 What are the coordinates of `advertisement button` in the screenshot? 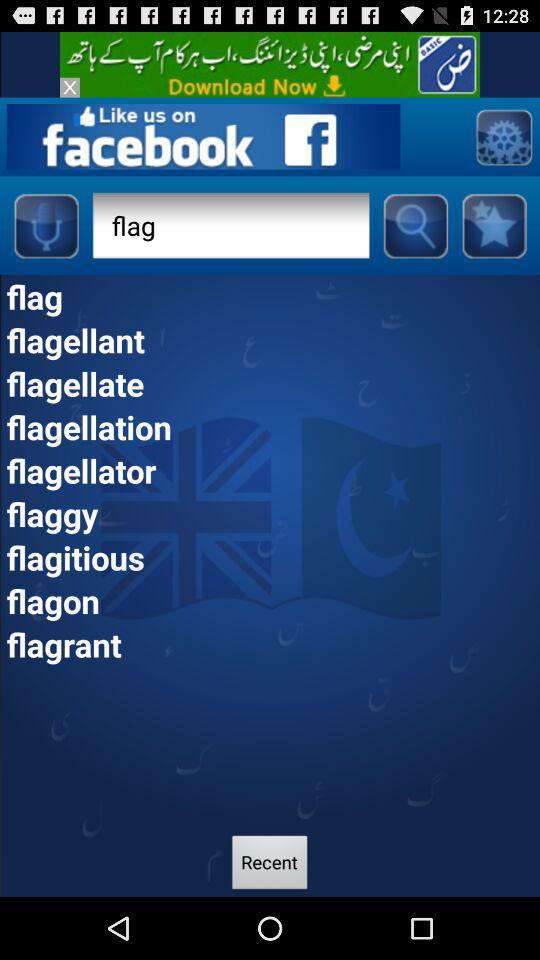 It's located at (270, 64).